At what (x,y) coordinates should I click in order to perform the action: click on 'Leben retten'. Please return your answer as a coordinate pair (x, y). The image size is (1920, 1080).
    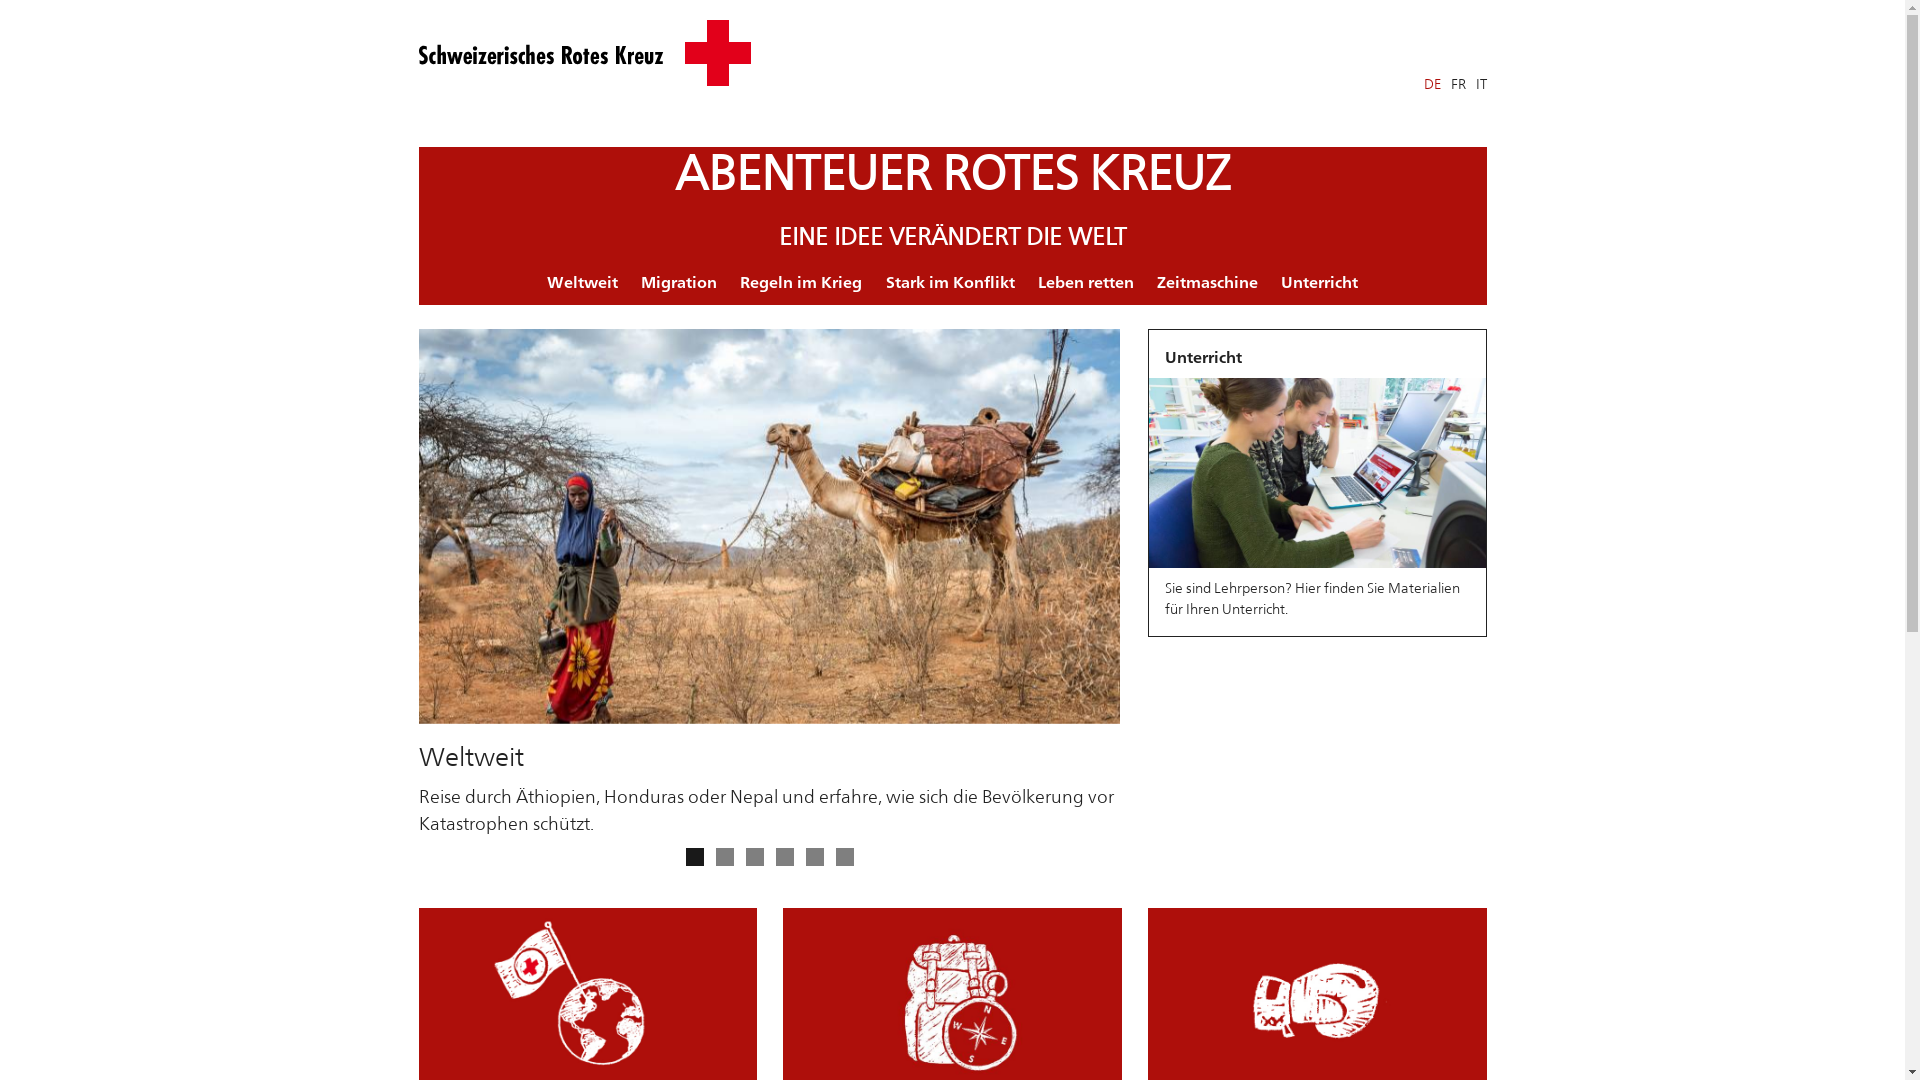
    Looking at the image, I should click on (1084, 283).